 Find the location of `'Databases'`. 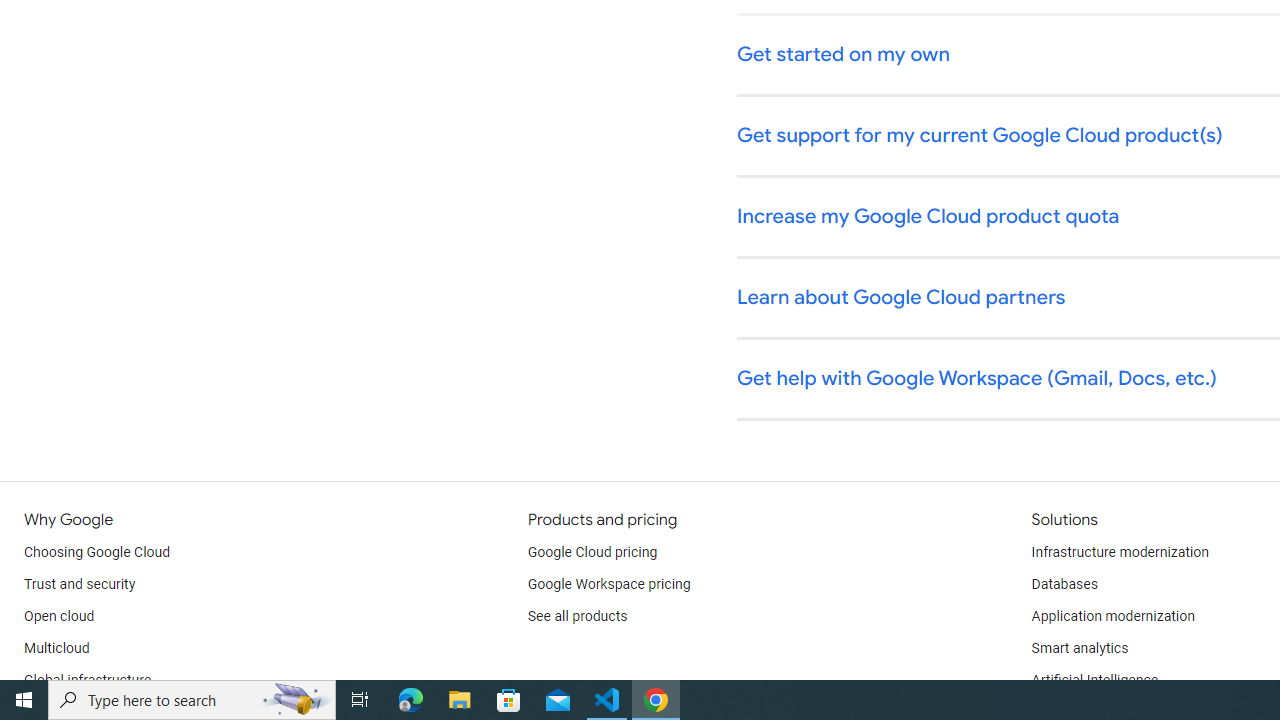

'Databases' is located at coordinates (1063, 585).